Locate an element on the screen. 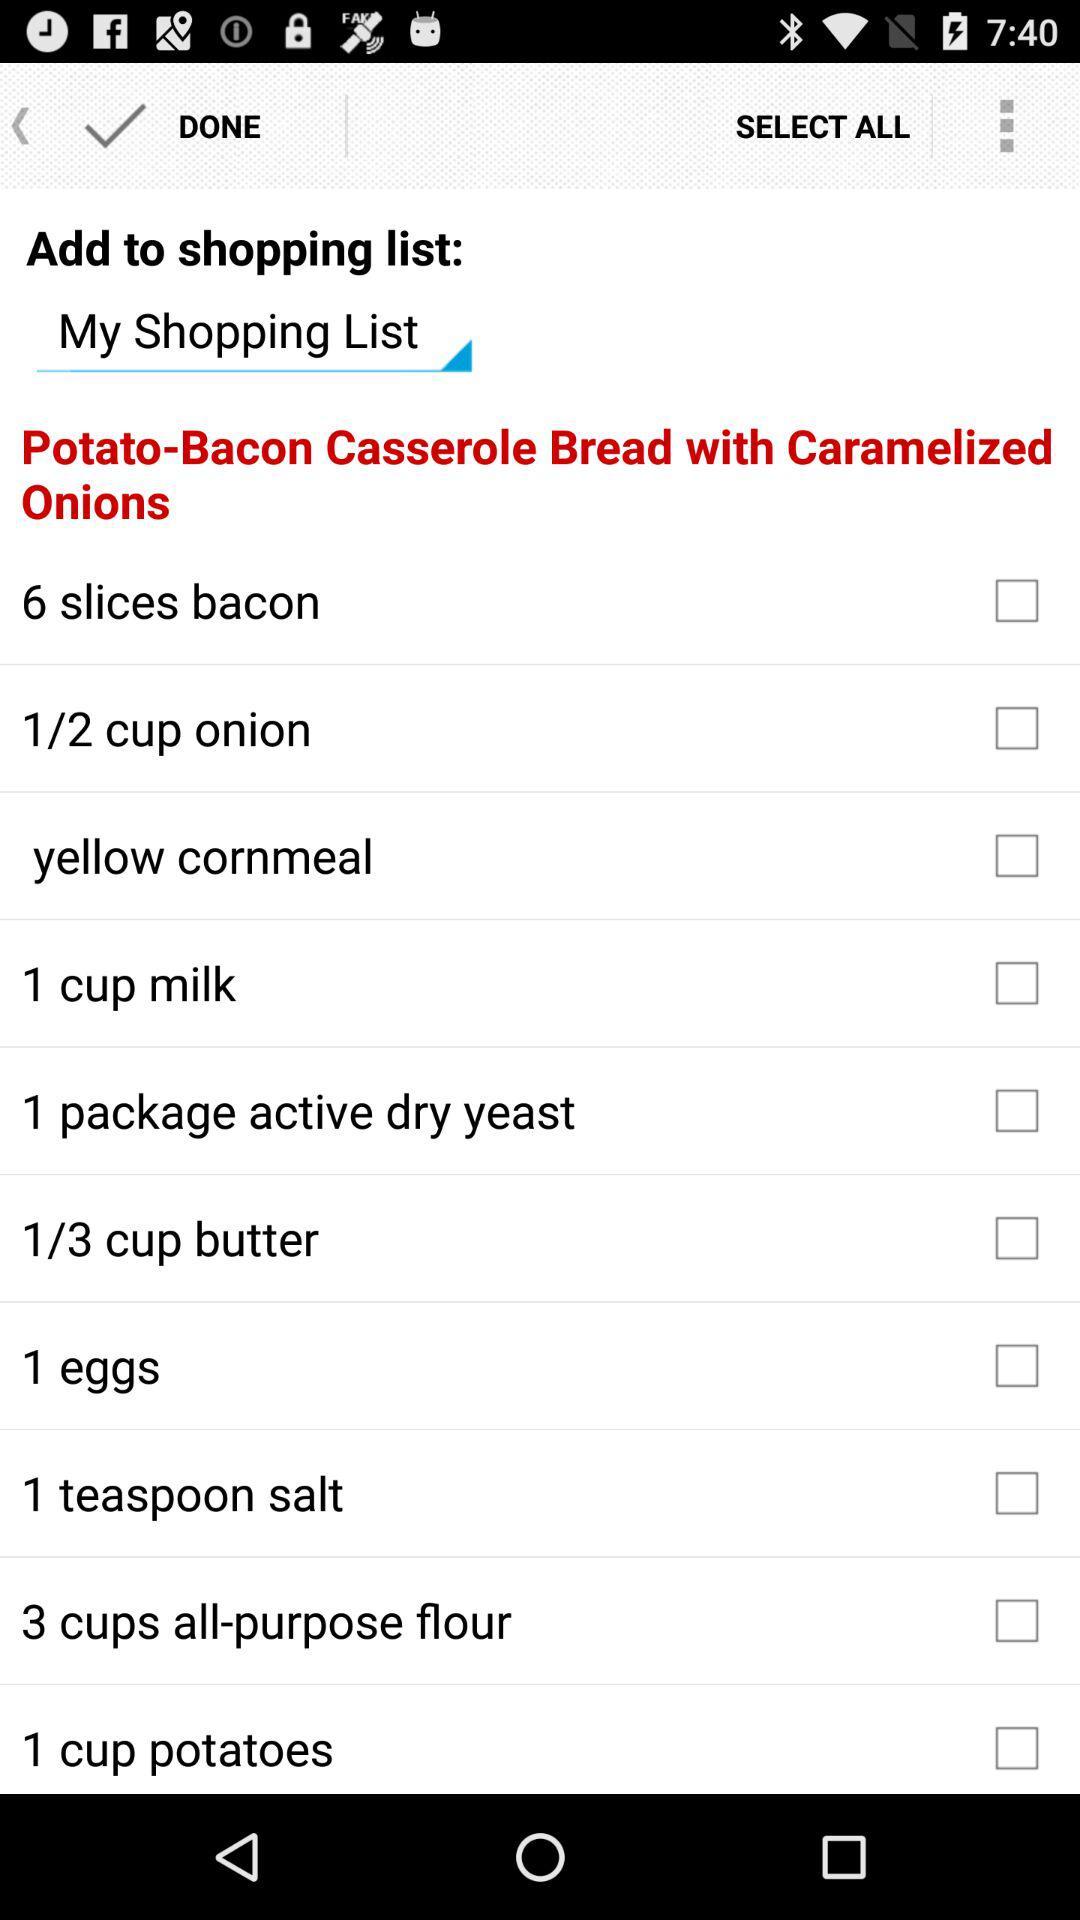  icon below the 1 cup milk is located at coordinates (540, 1109).